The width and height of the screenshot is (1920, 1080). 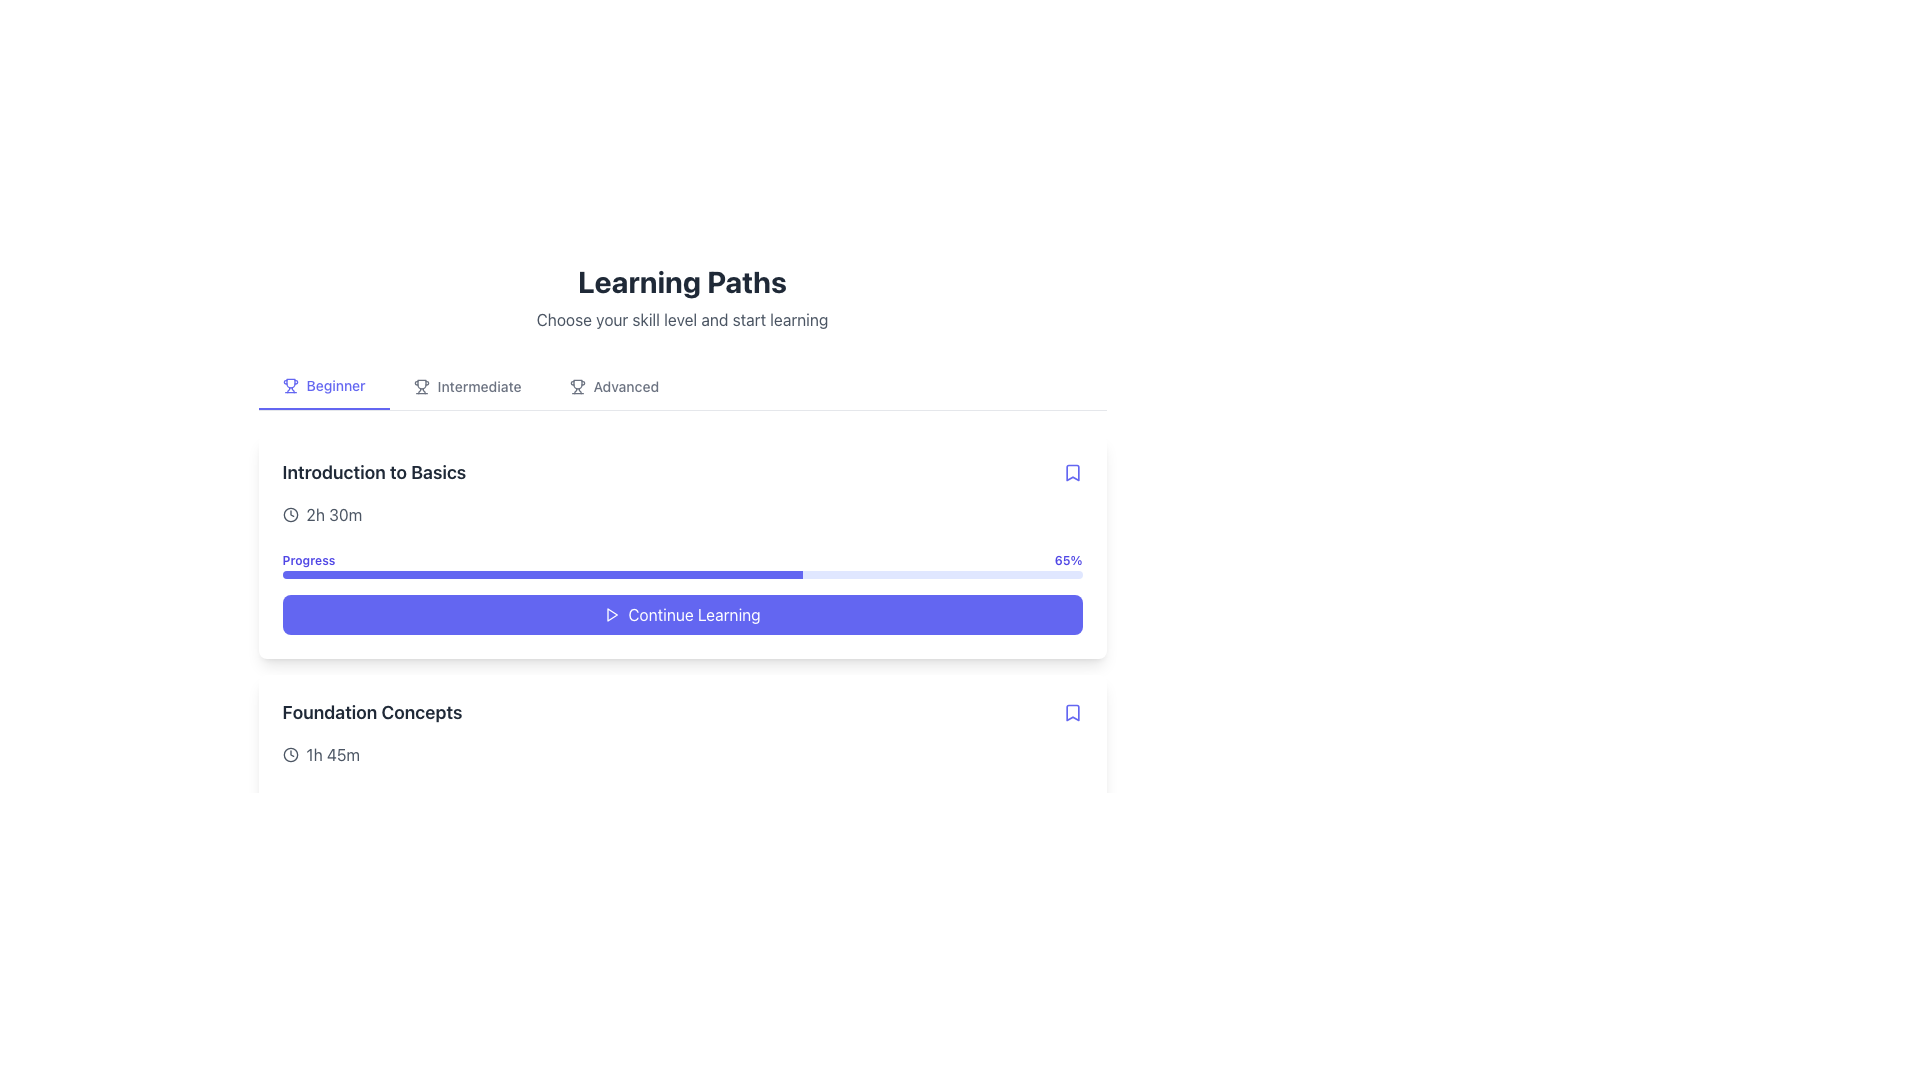 I want to click on the bold text label 'Learning Paths', which is prominently displayed at the top of the section, indicating a header role, so click(x=682, y=281).